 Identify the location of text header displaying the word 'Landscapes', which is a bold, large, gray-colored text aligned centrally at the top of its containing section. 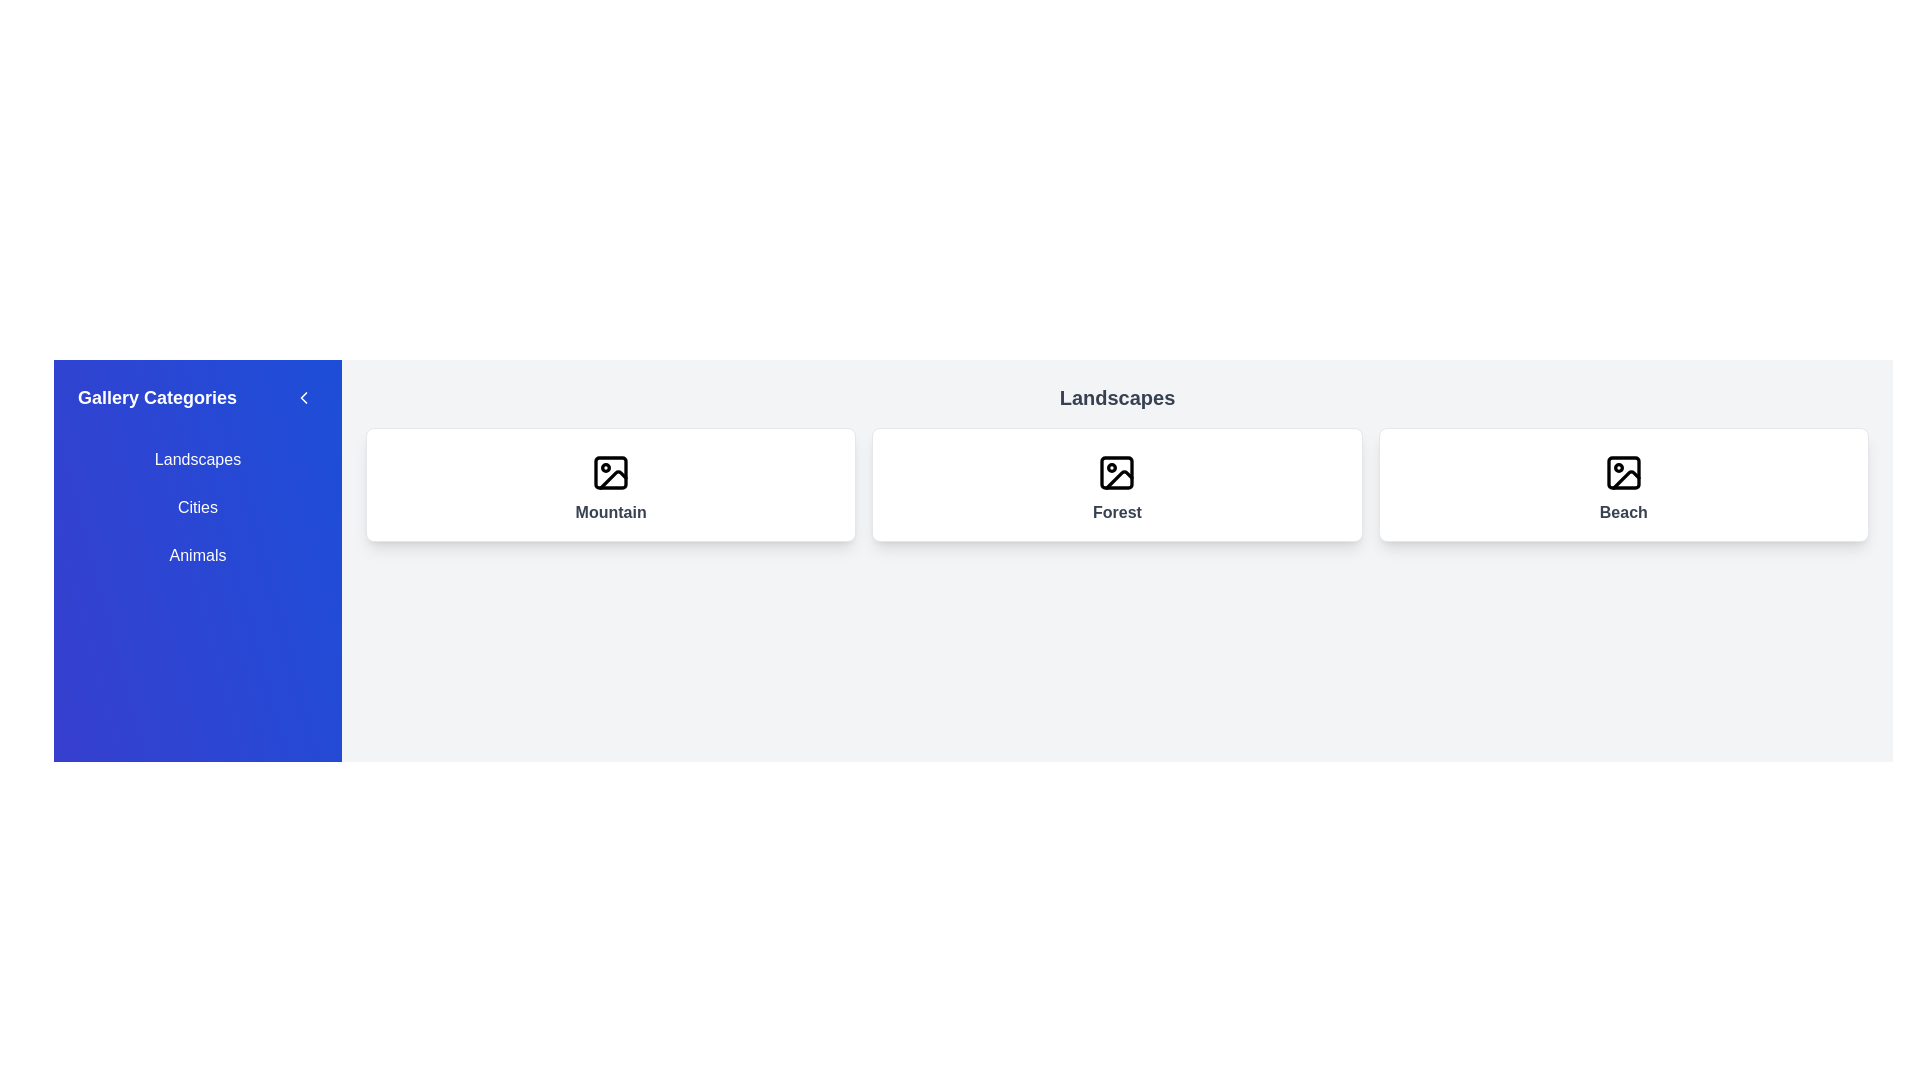
(1116, 397).